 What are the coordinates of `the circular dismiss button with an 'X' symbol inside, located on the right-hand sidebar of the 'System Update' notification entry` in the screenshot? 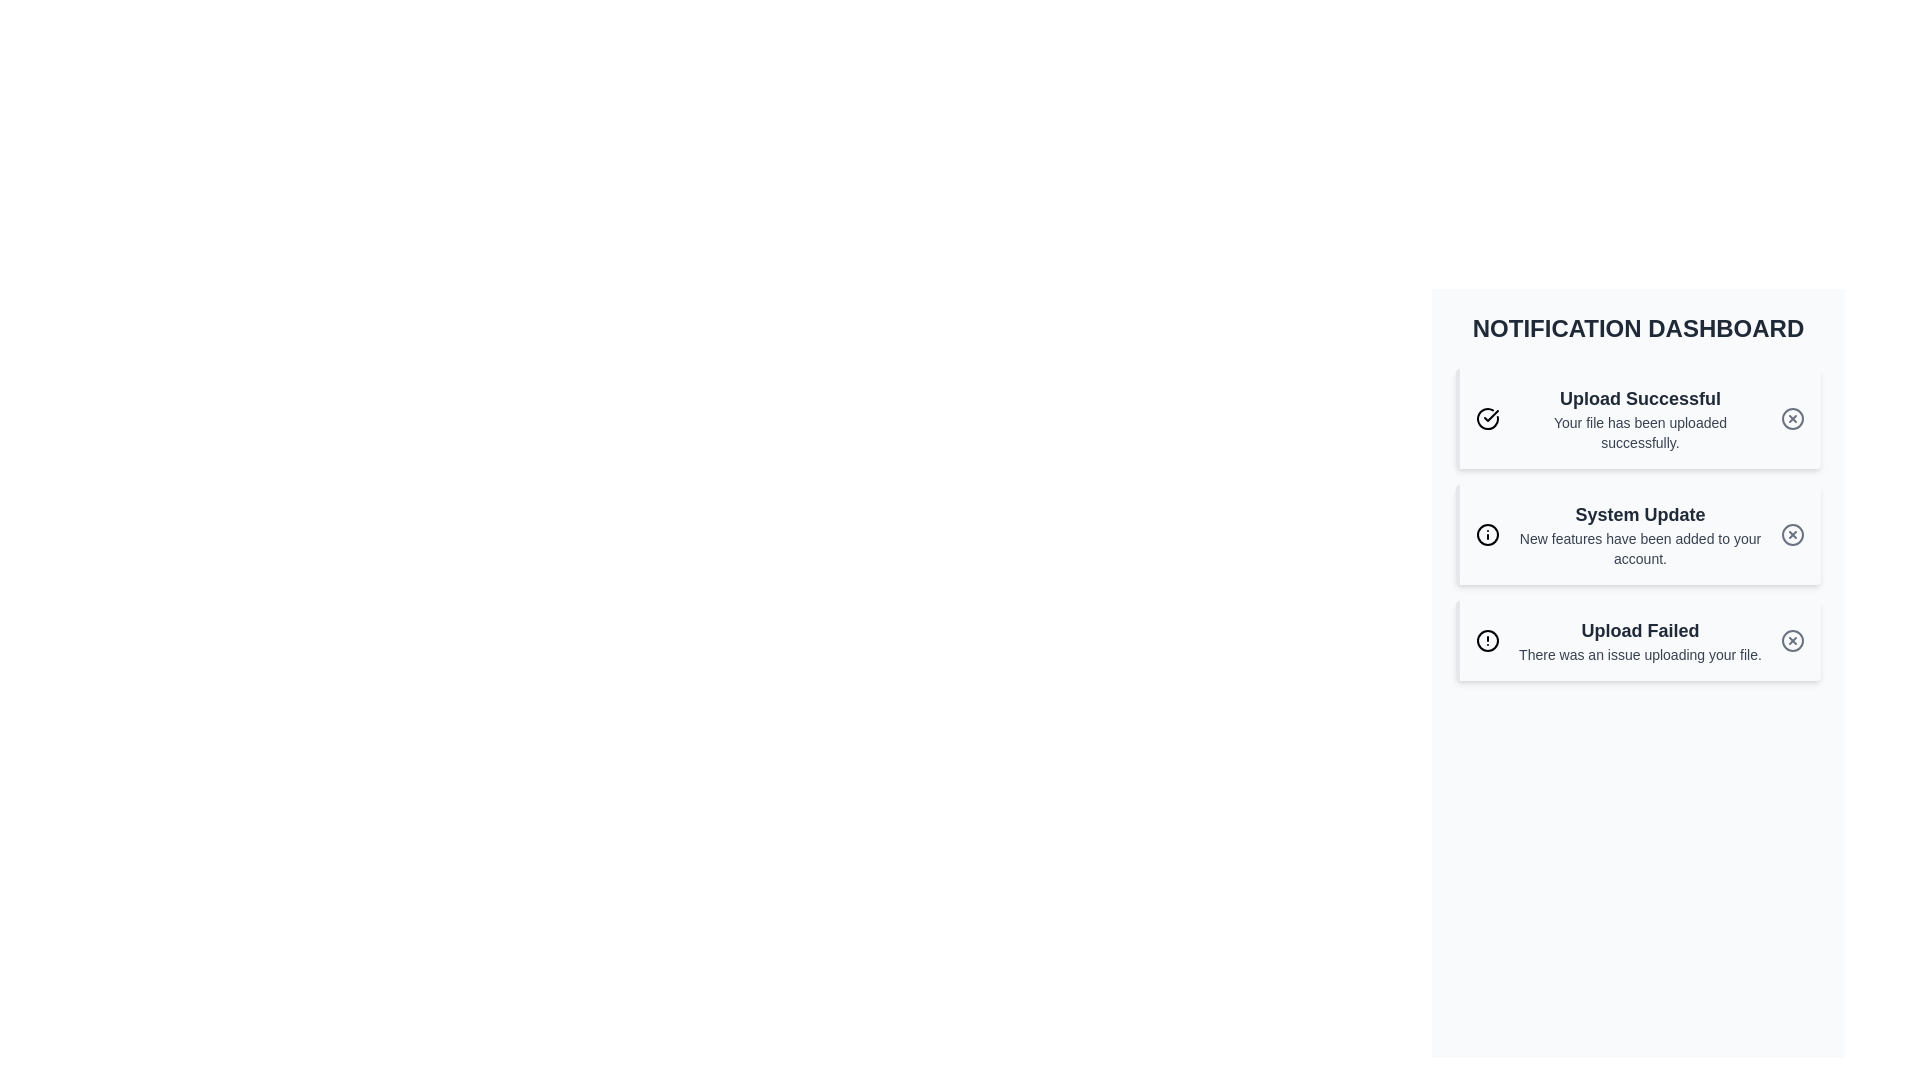 It's located at (1793, 534).